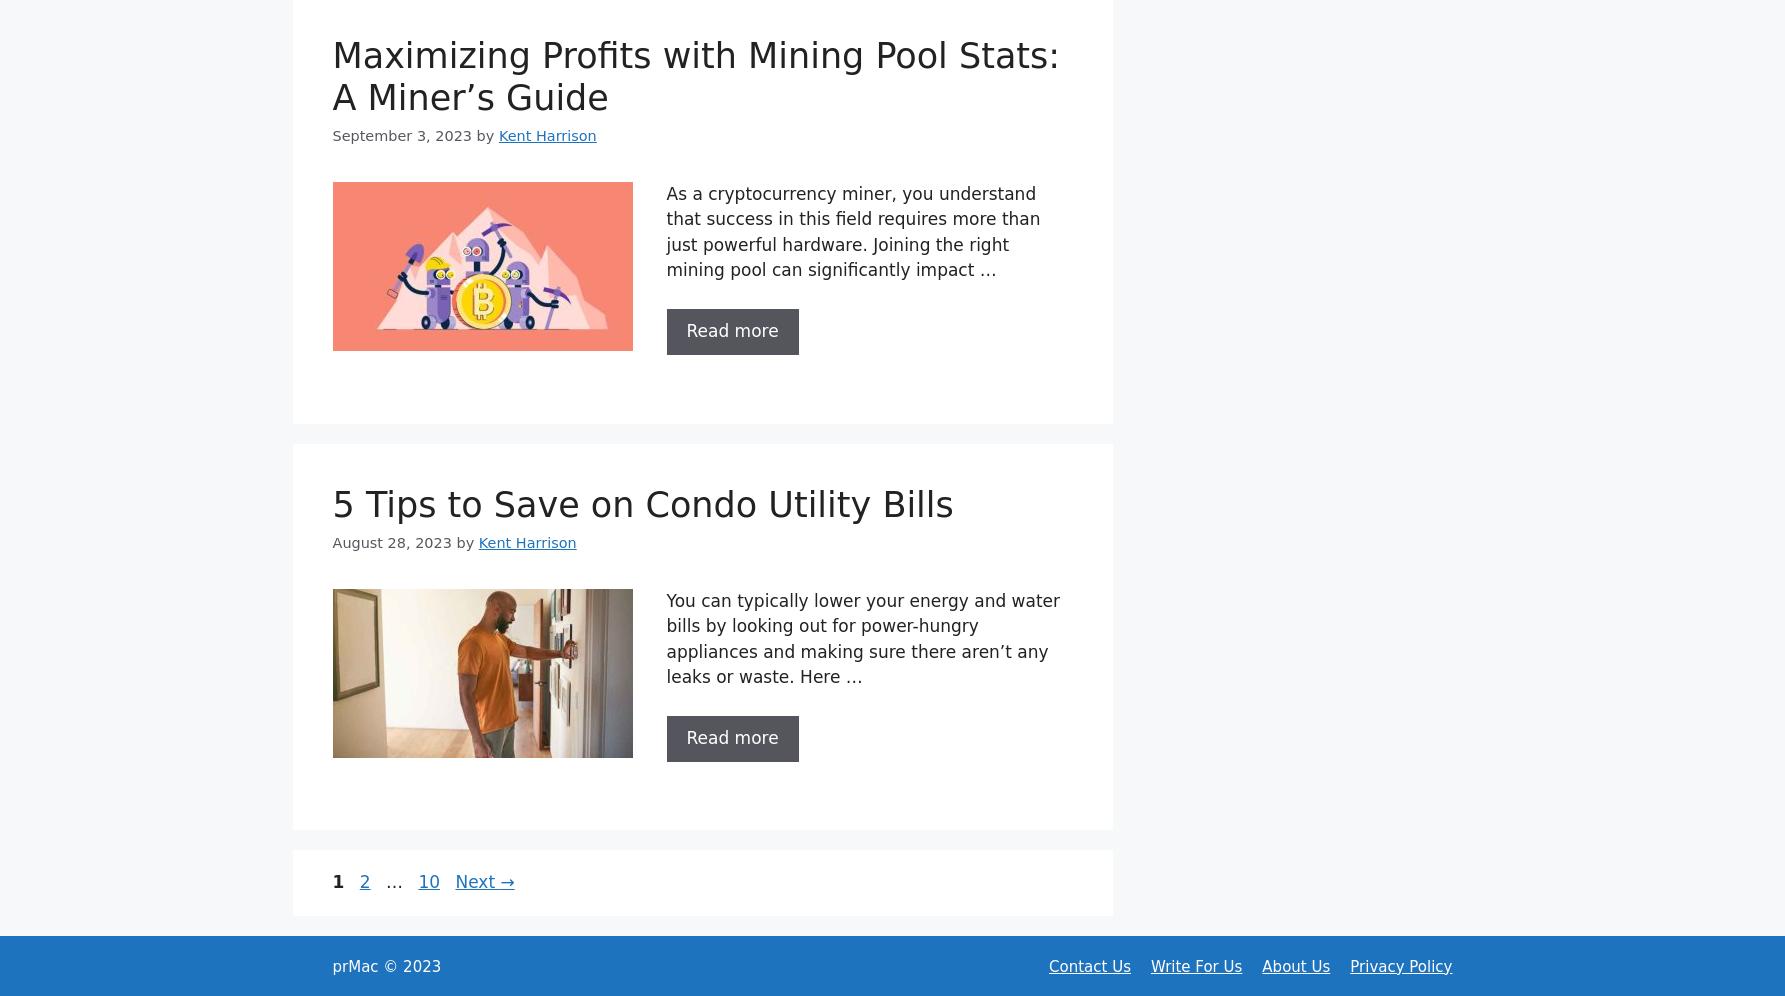 Image resolution: width=1785 pixels, height=996 pixels. What do you see at coordinates (338, 880) in the screenshot?
I see `'1'` at bounding box center [338, 880].